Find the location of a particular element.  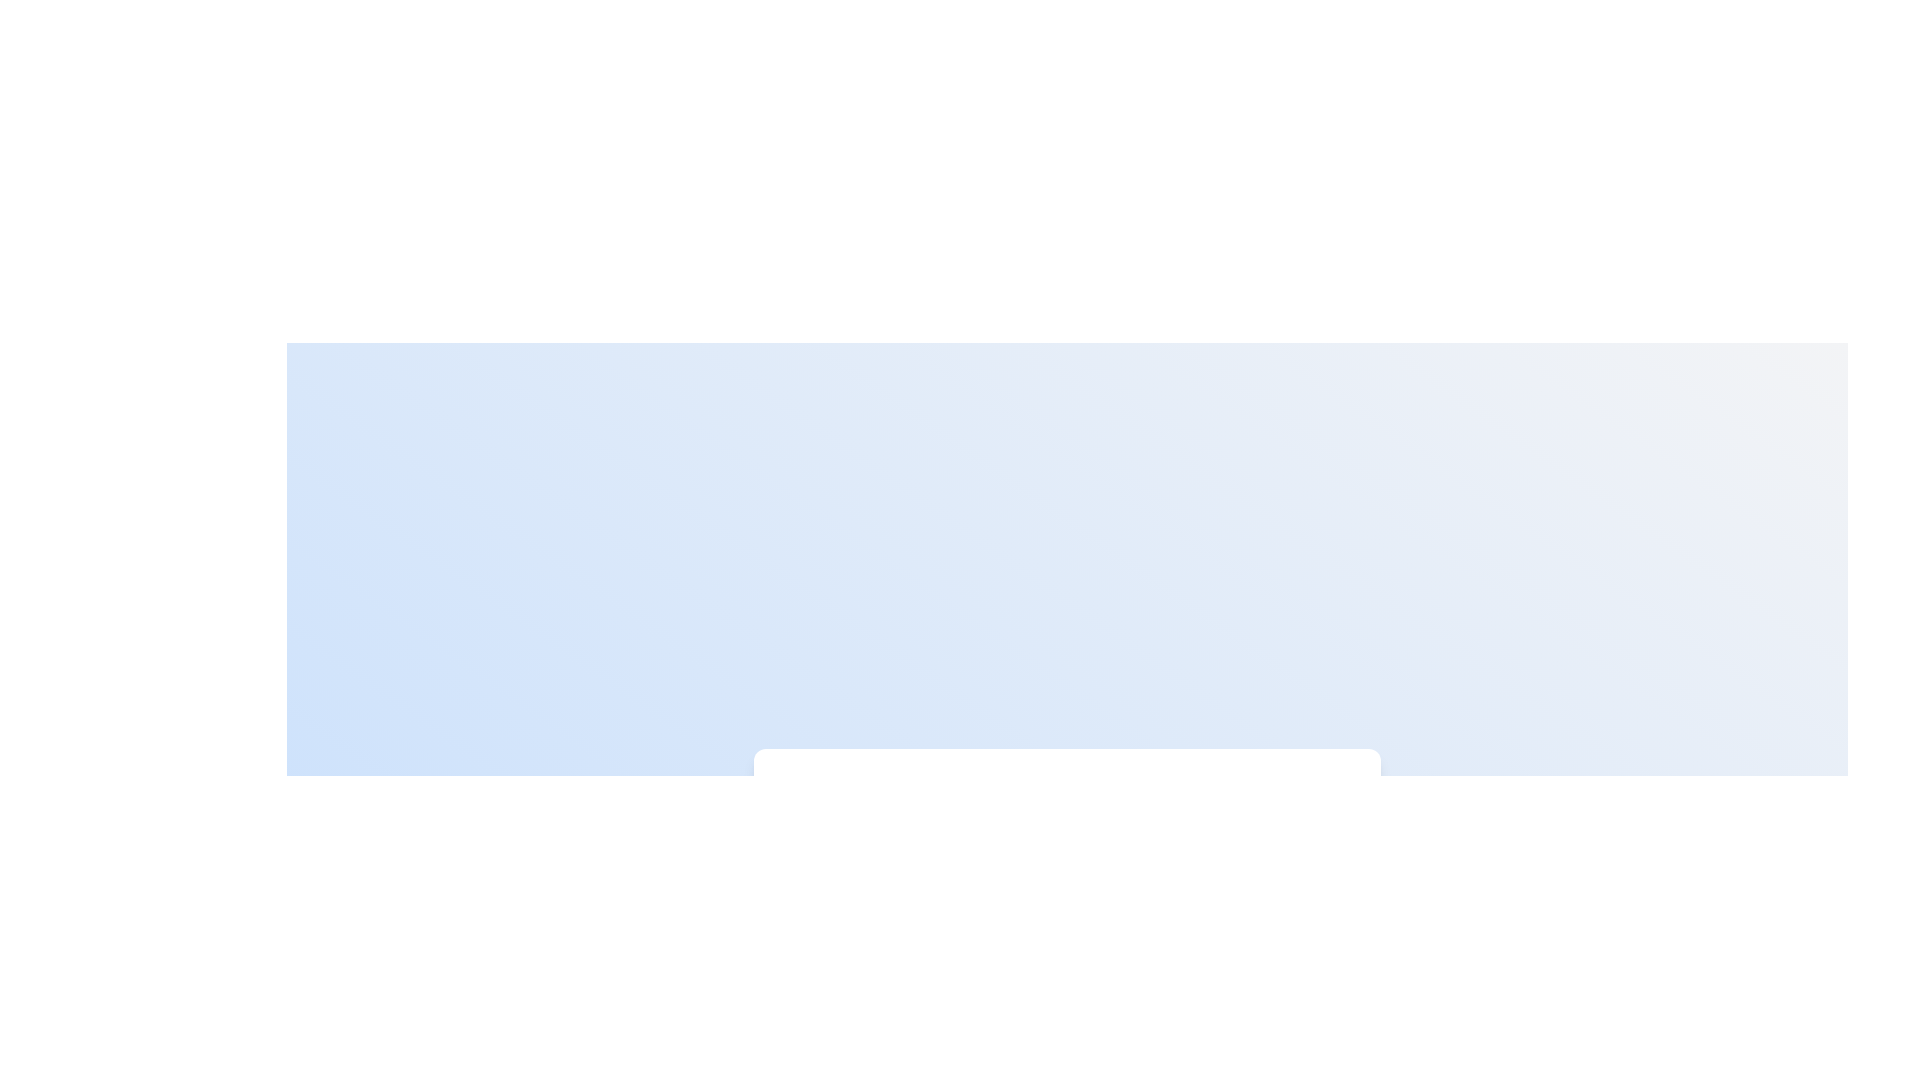

the icon of the tab labeled Dashboard to activate it is located at coordinates (817, 805).